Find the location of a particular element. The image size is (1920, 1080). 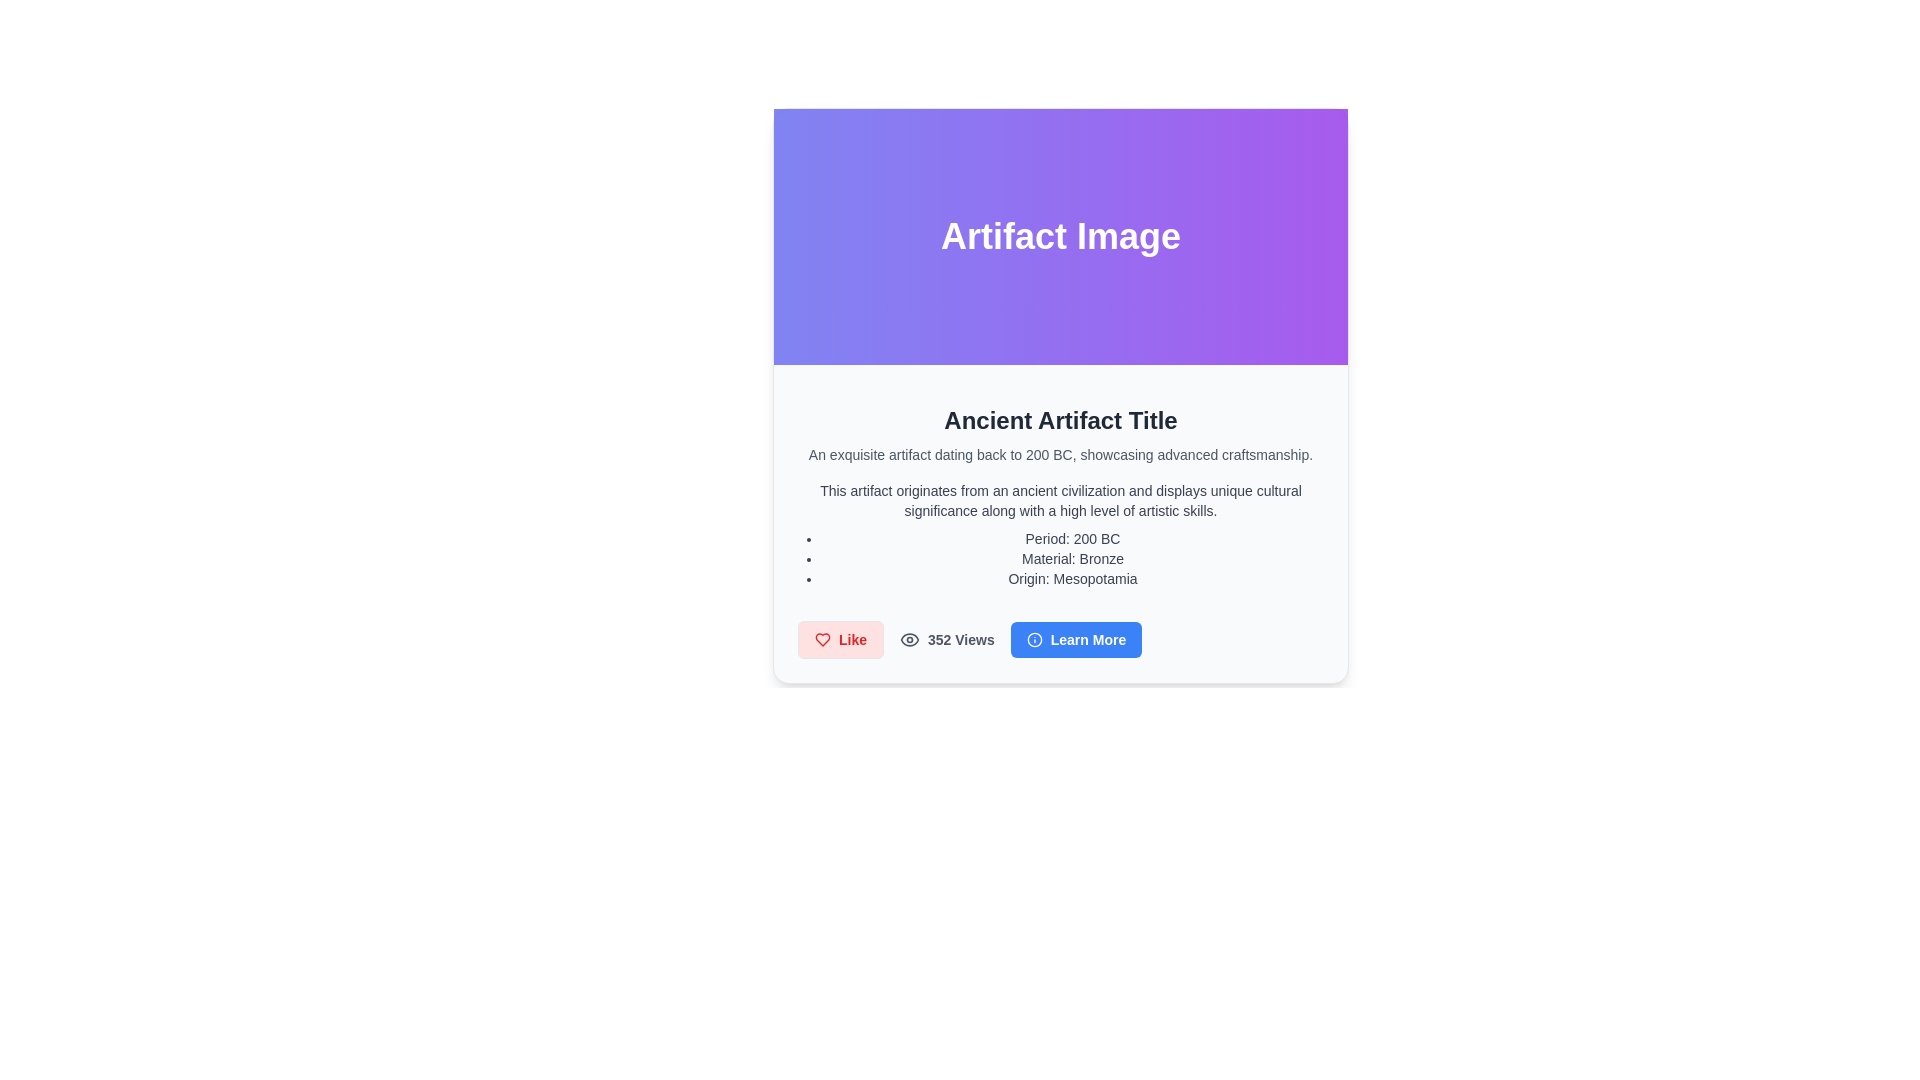

static text indicating the historical period of the artifact, which states '200 BC', located below the title and description of the artifact is located at coordinates (1072, 538).